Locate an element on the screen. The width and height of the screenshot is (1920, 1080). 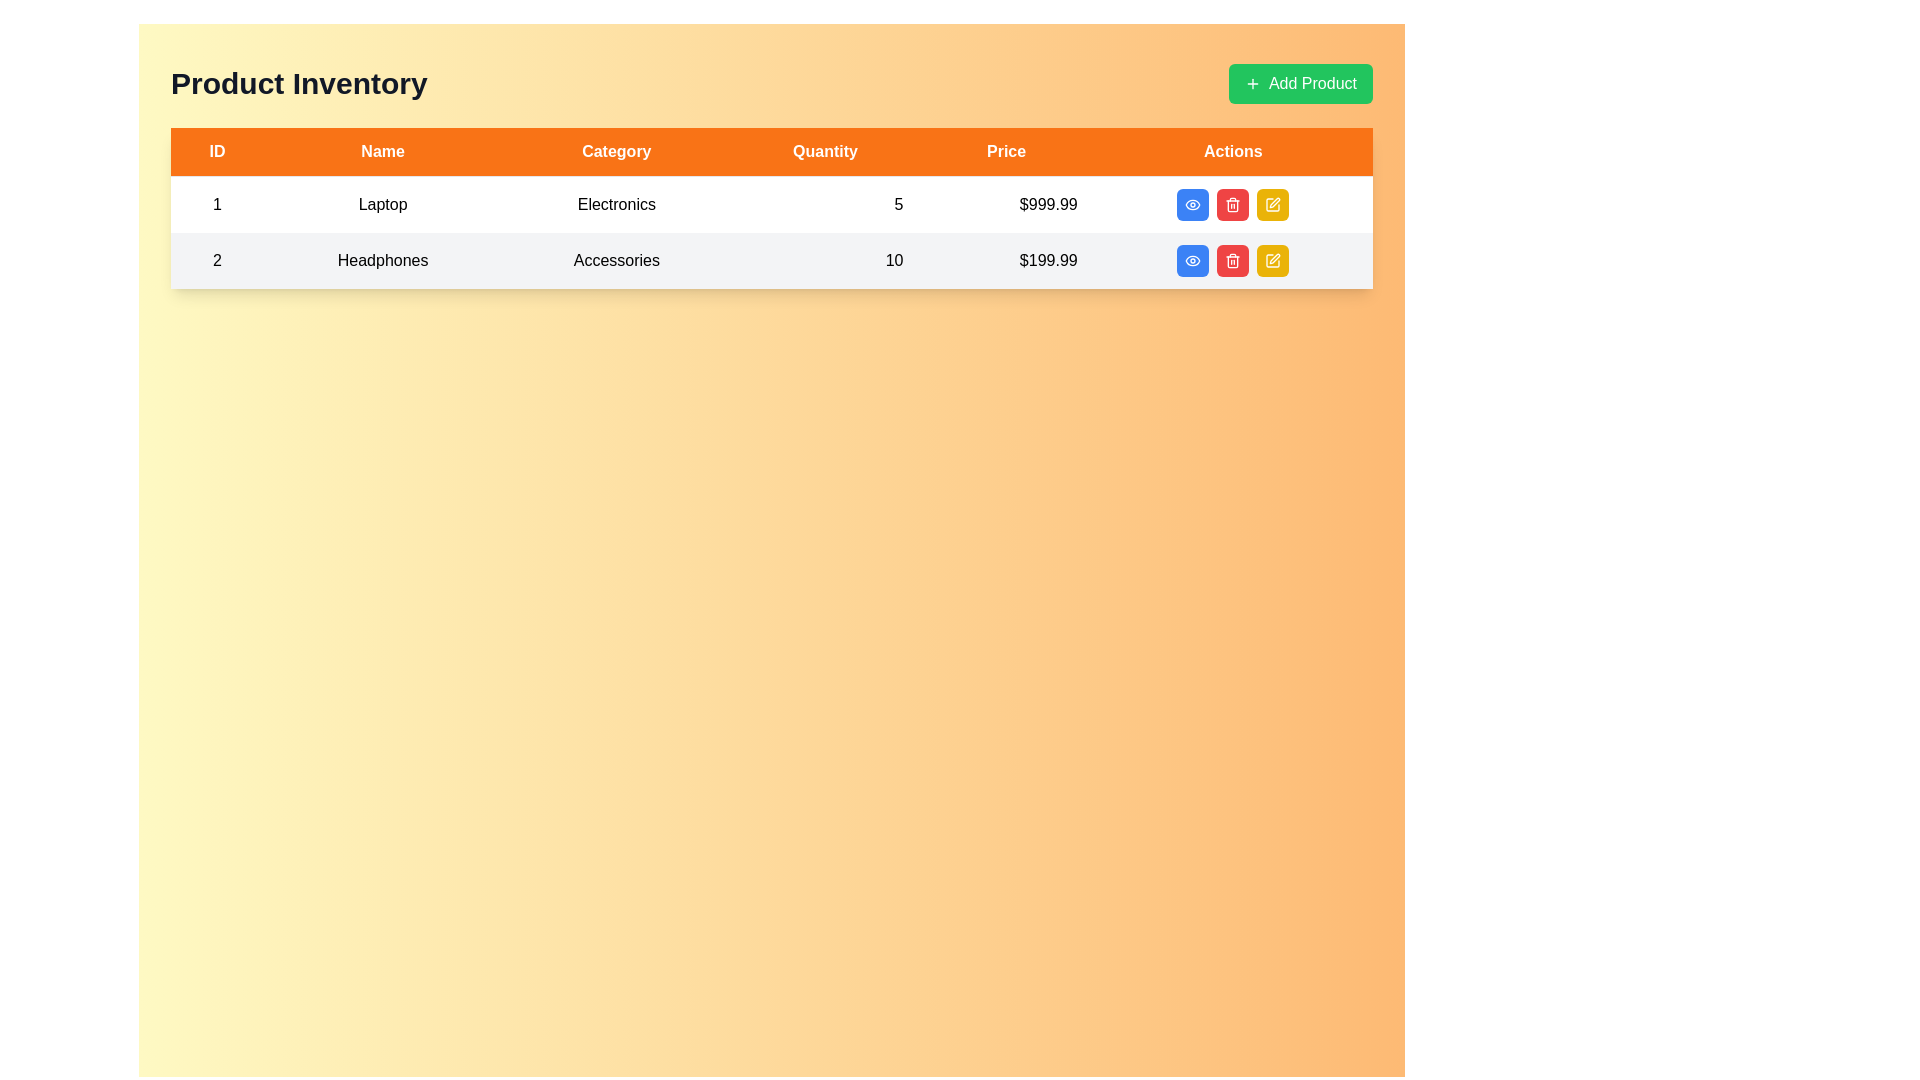
the yellow pencil icon button in the Actions column of the table is located at coordinates (1272, 260).